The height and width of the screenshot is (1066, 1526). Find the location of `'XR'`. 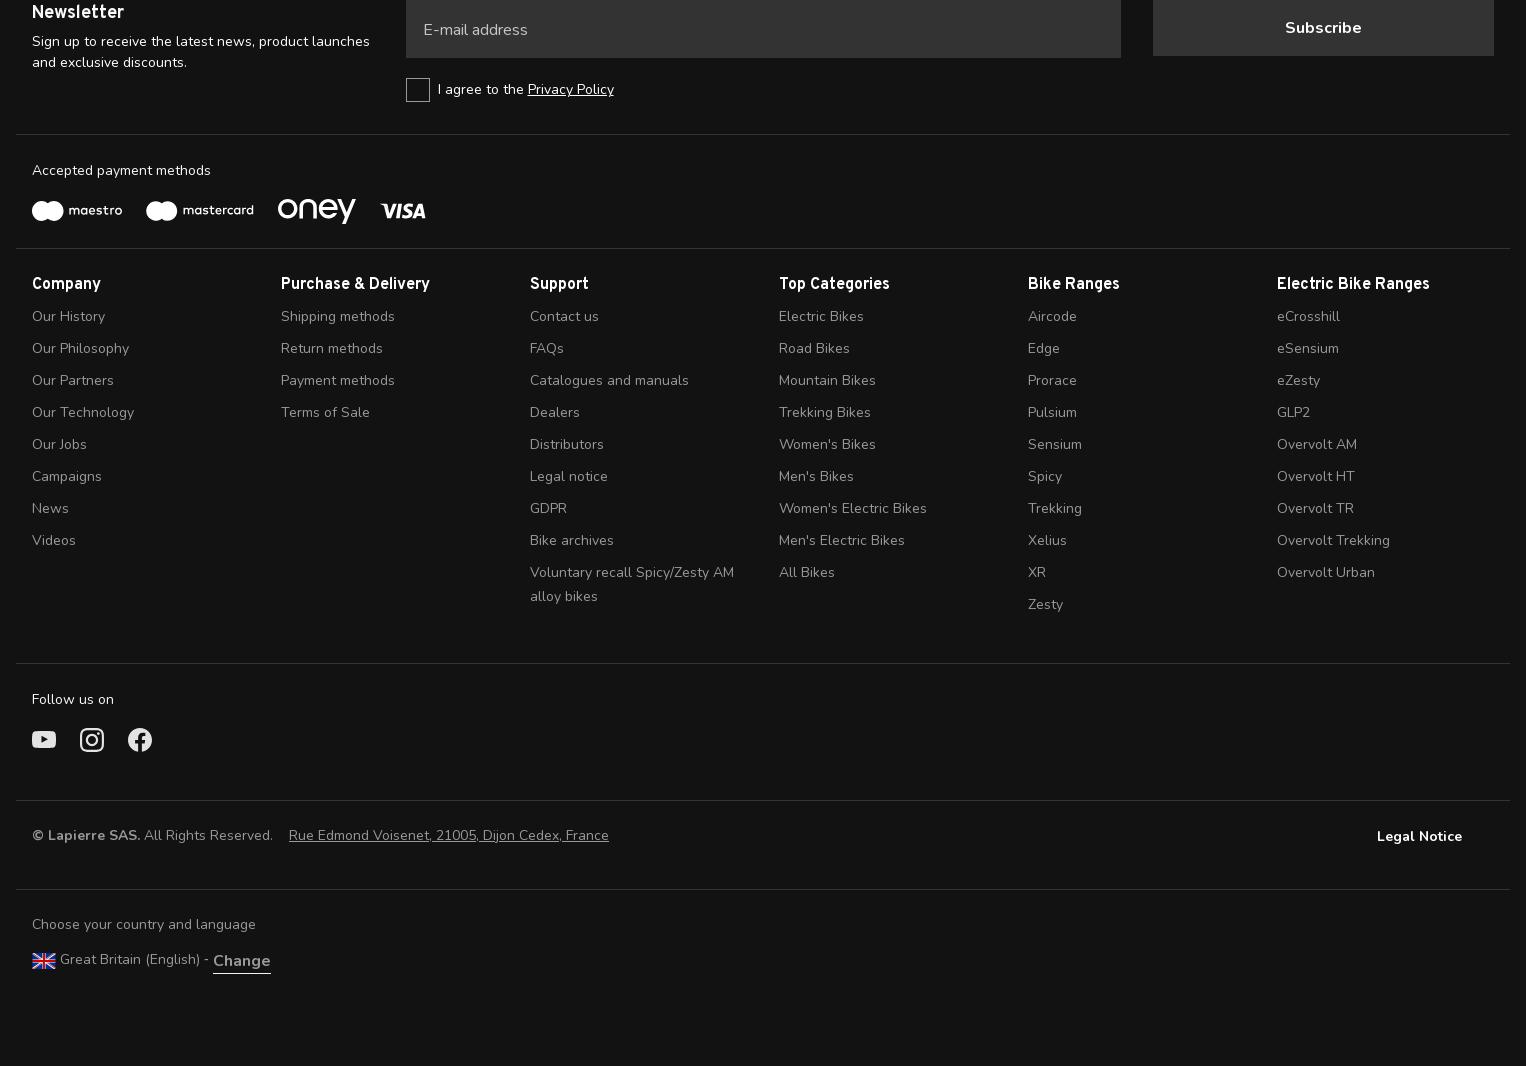

'XR' is located at coordinates (1037, 570).